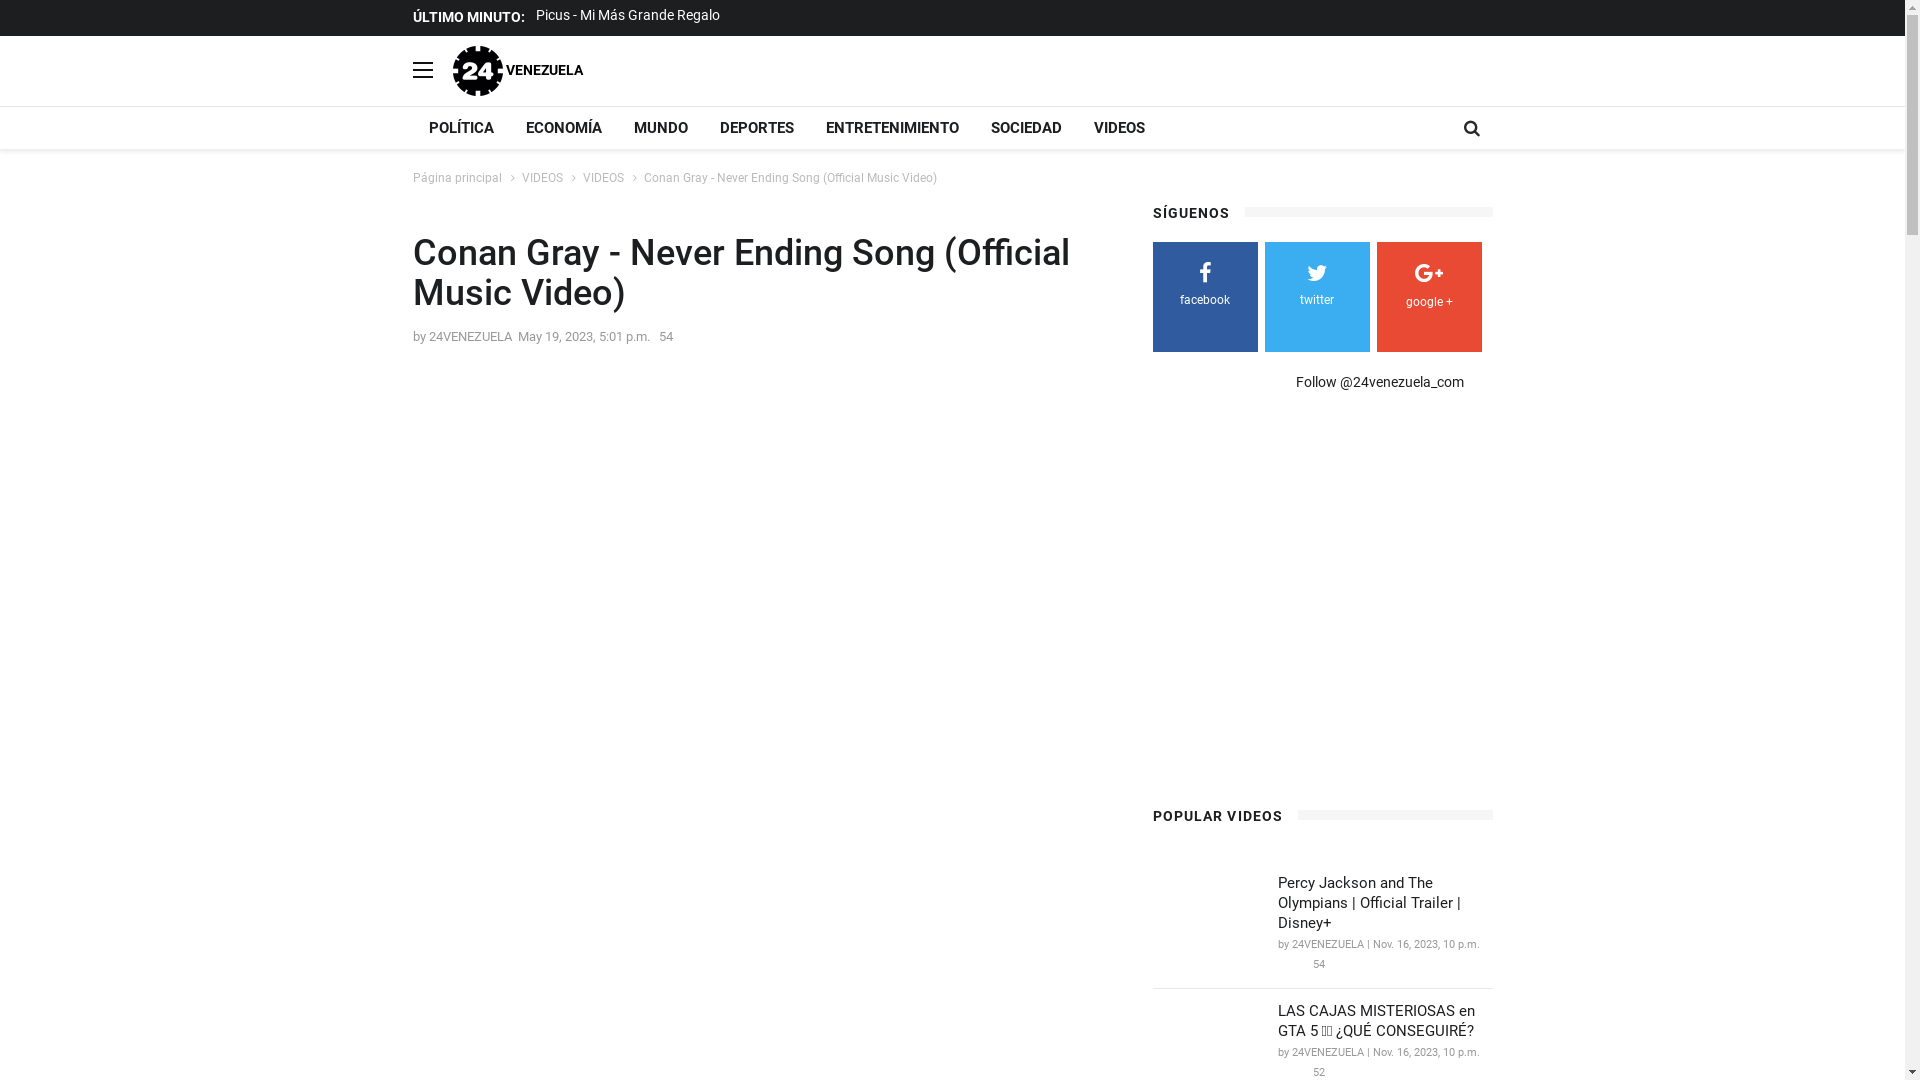 The image size is (1920, 1080). What do you see at coordinates (891, 127) in the screenshot?
I see `'ENTRETENIMIENTO'` at bounding box center [891, 127].